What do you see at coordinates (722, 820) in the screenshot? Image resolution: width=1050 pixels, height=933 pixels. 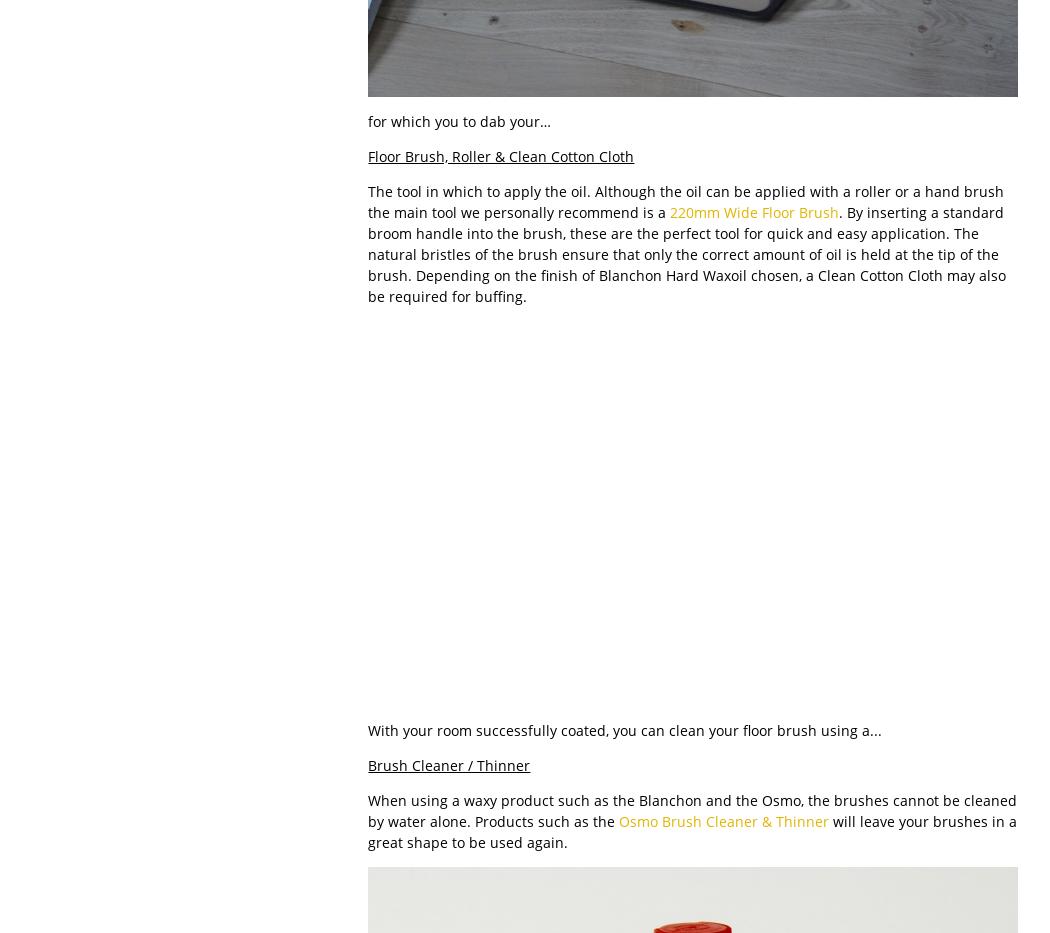 I see `'Osmo Brush Cleaner & Thinner'` at bounding box center [722, 820].